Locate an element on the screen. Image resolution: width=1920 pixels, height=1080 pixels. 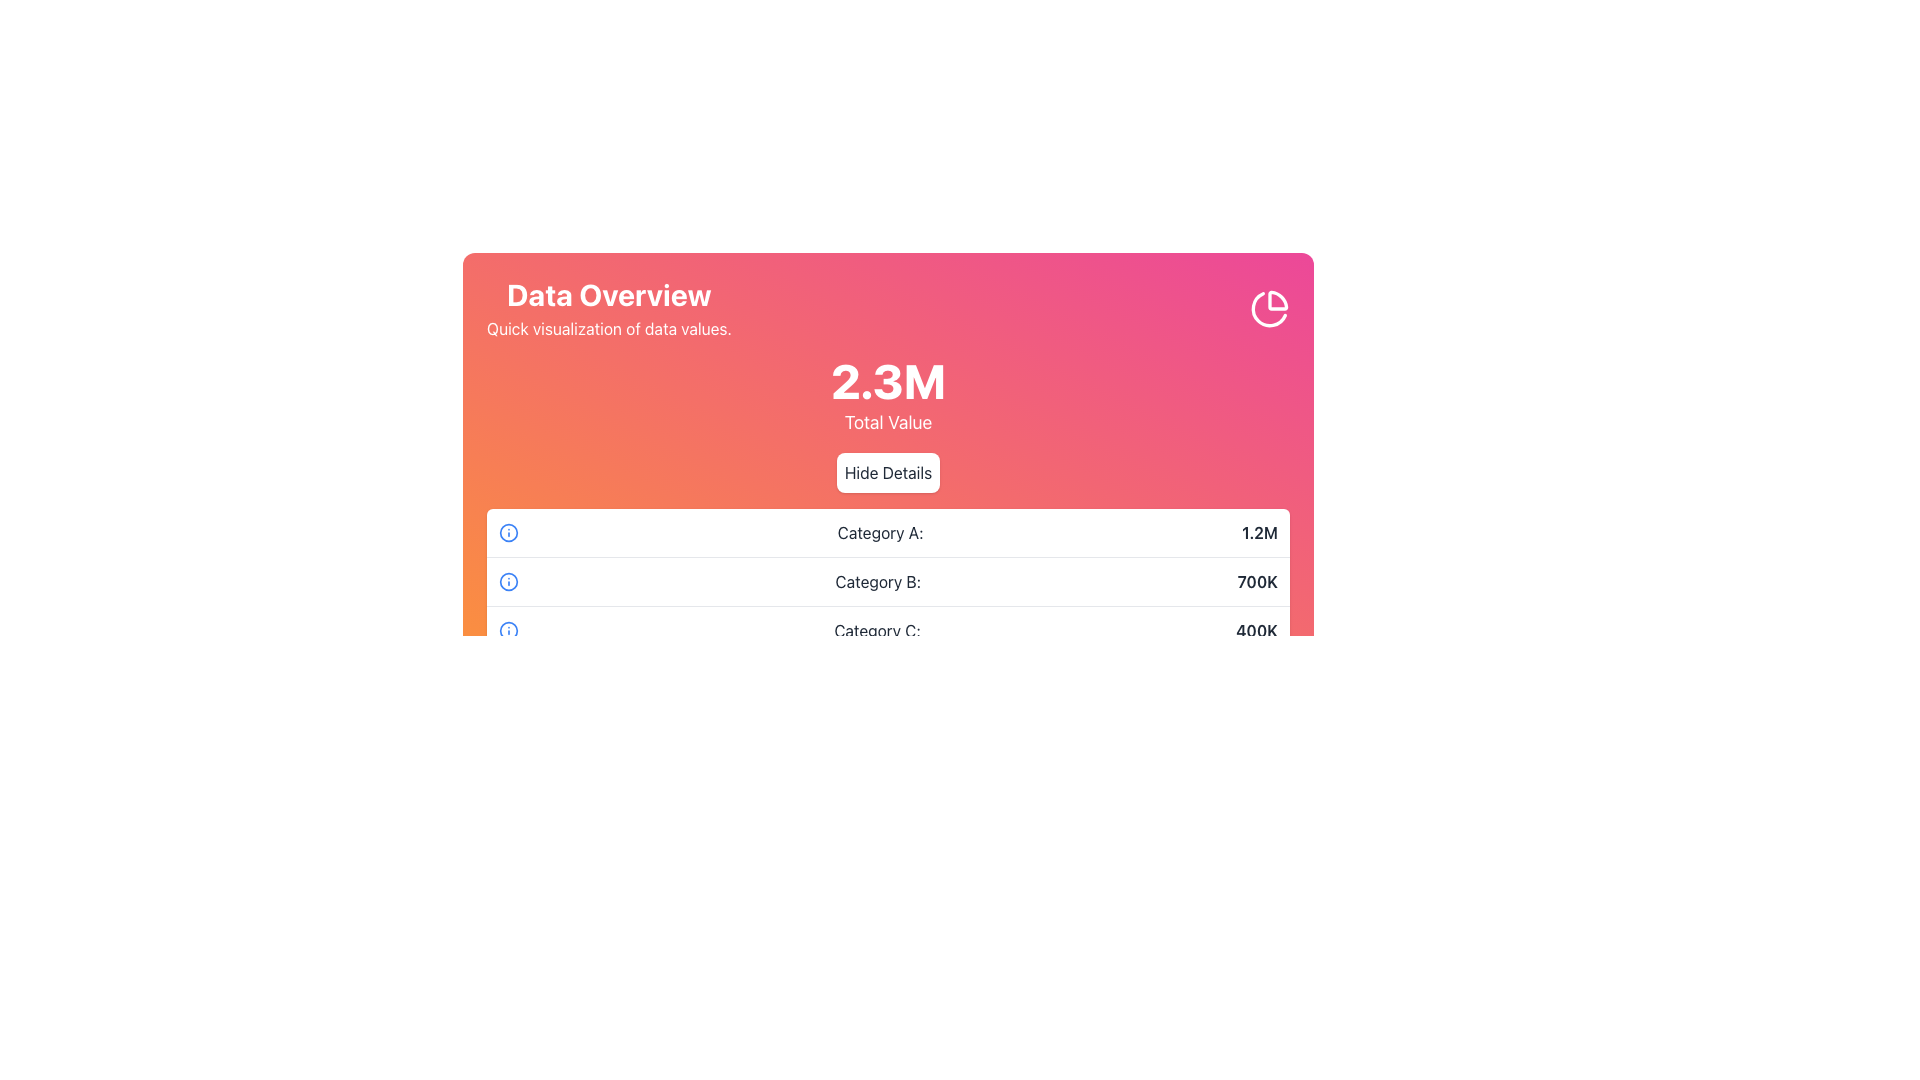
the numerical value displayed for 'Category B' in the second row of the overview table, which is aligned to the right and part of a group with an icon and a label is located at coordinates (1256, 582).